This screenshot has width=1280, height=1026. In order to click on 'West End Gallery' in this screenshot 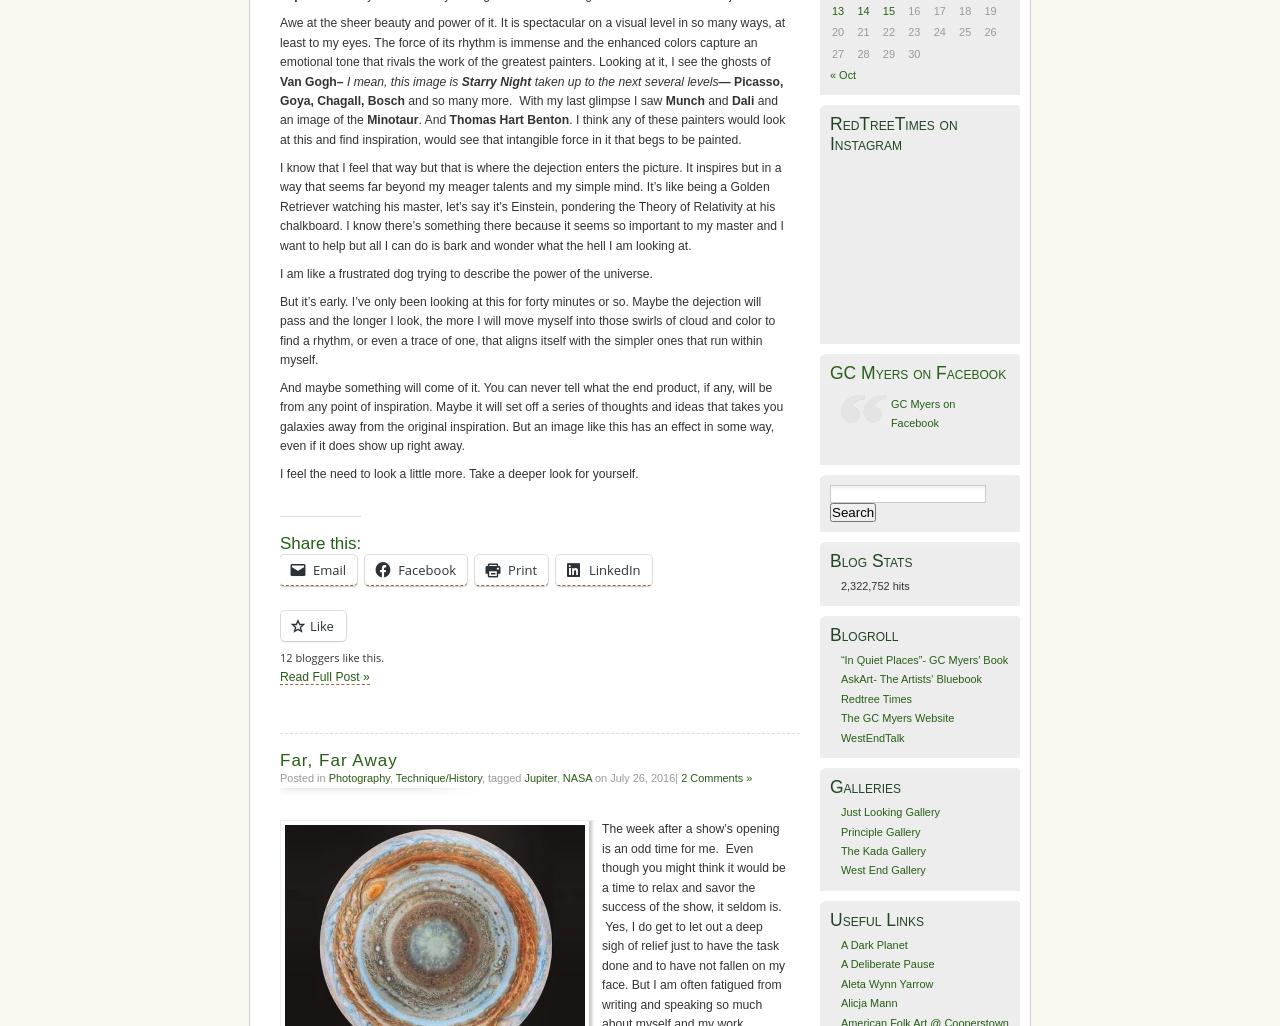, I will do `click(881, 870)`.